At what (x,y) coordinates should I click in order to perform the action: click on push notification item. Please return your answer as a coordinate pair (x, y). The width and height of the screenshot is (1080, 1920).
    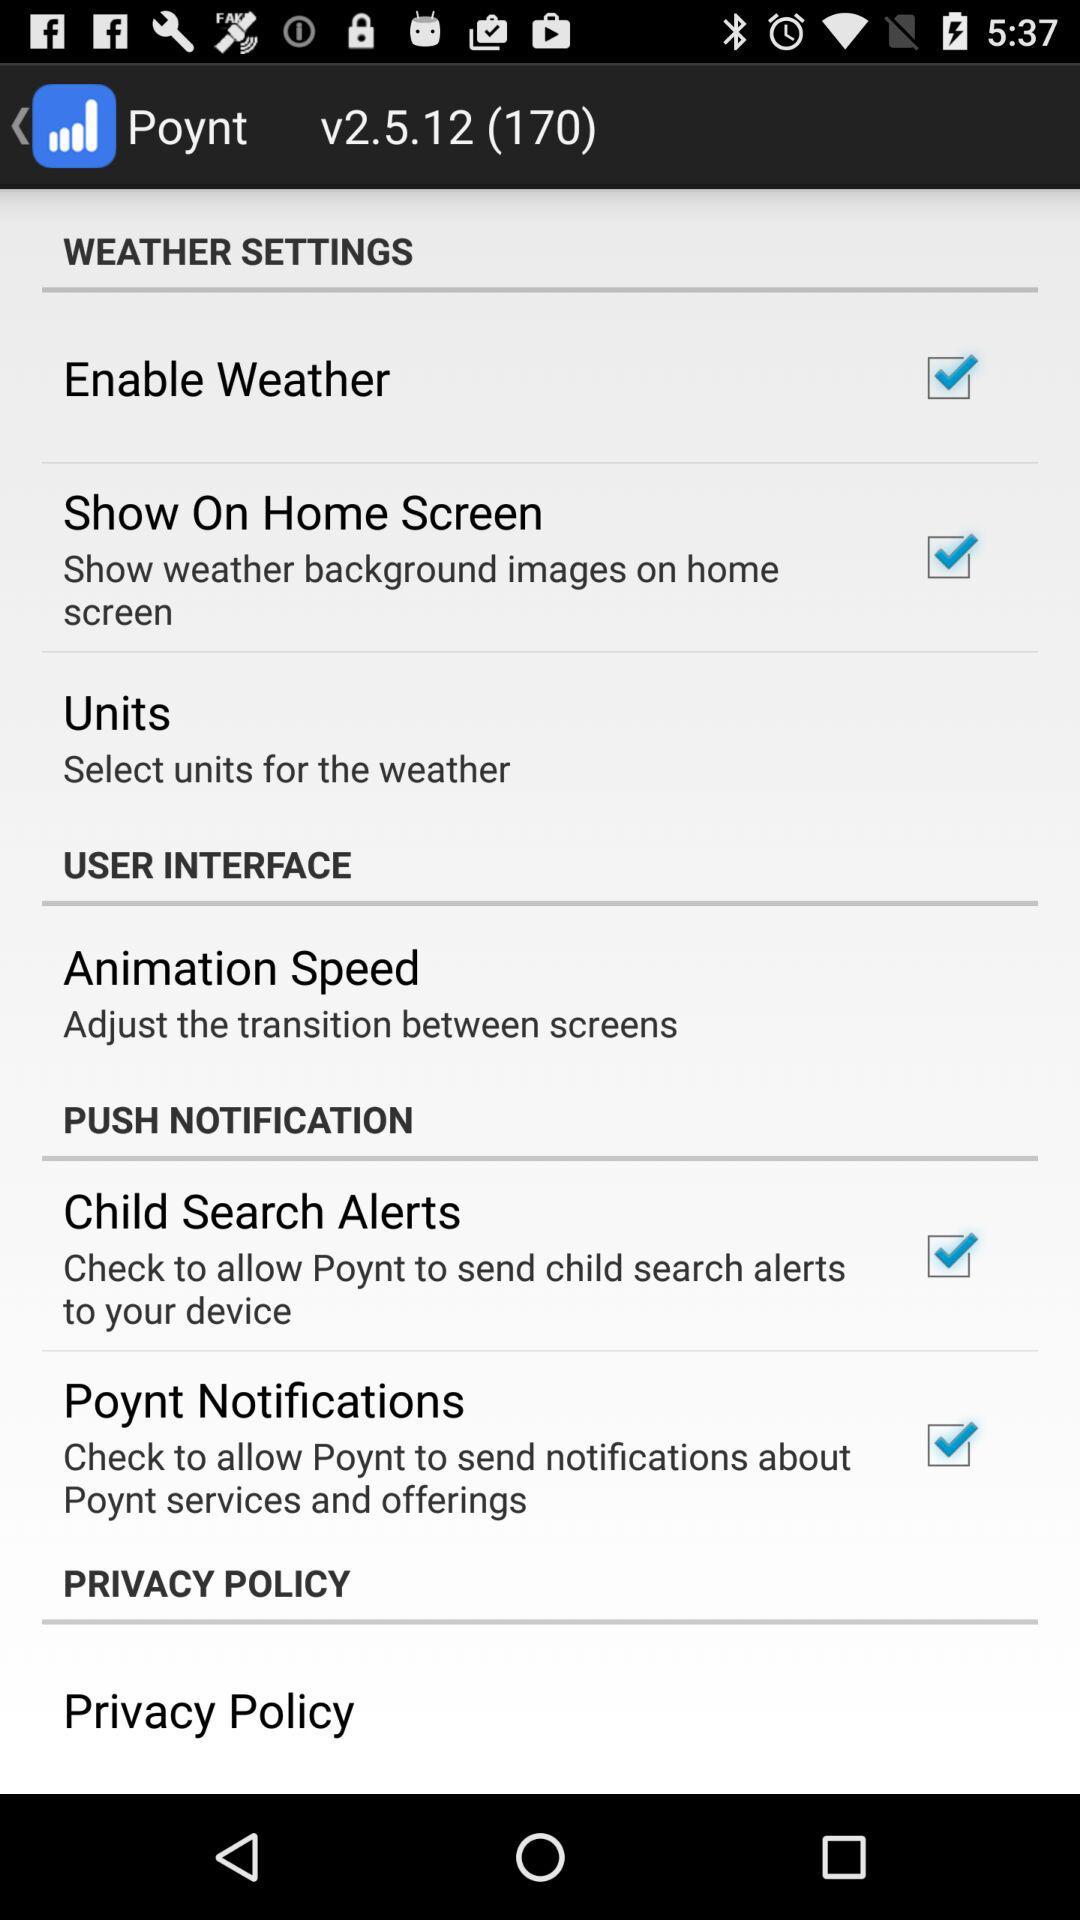
    Looking at the image, I should click on (540, 1117).